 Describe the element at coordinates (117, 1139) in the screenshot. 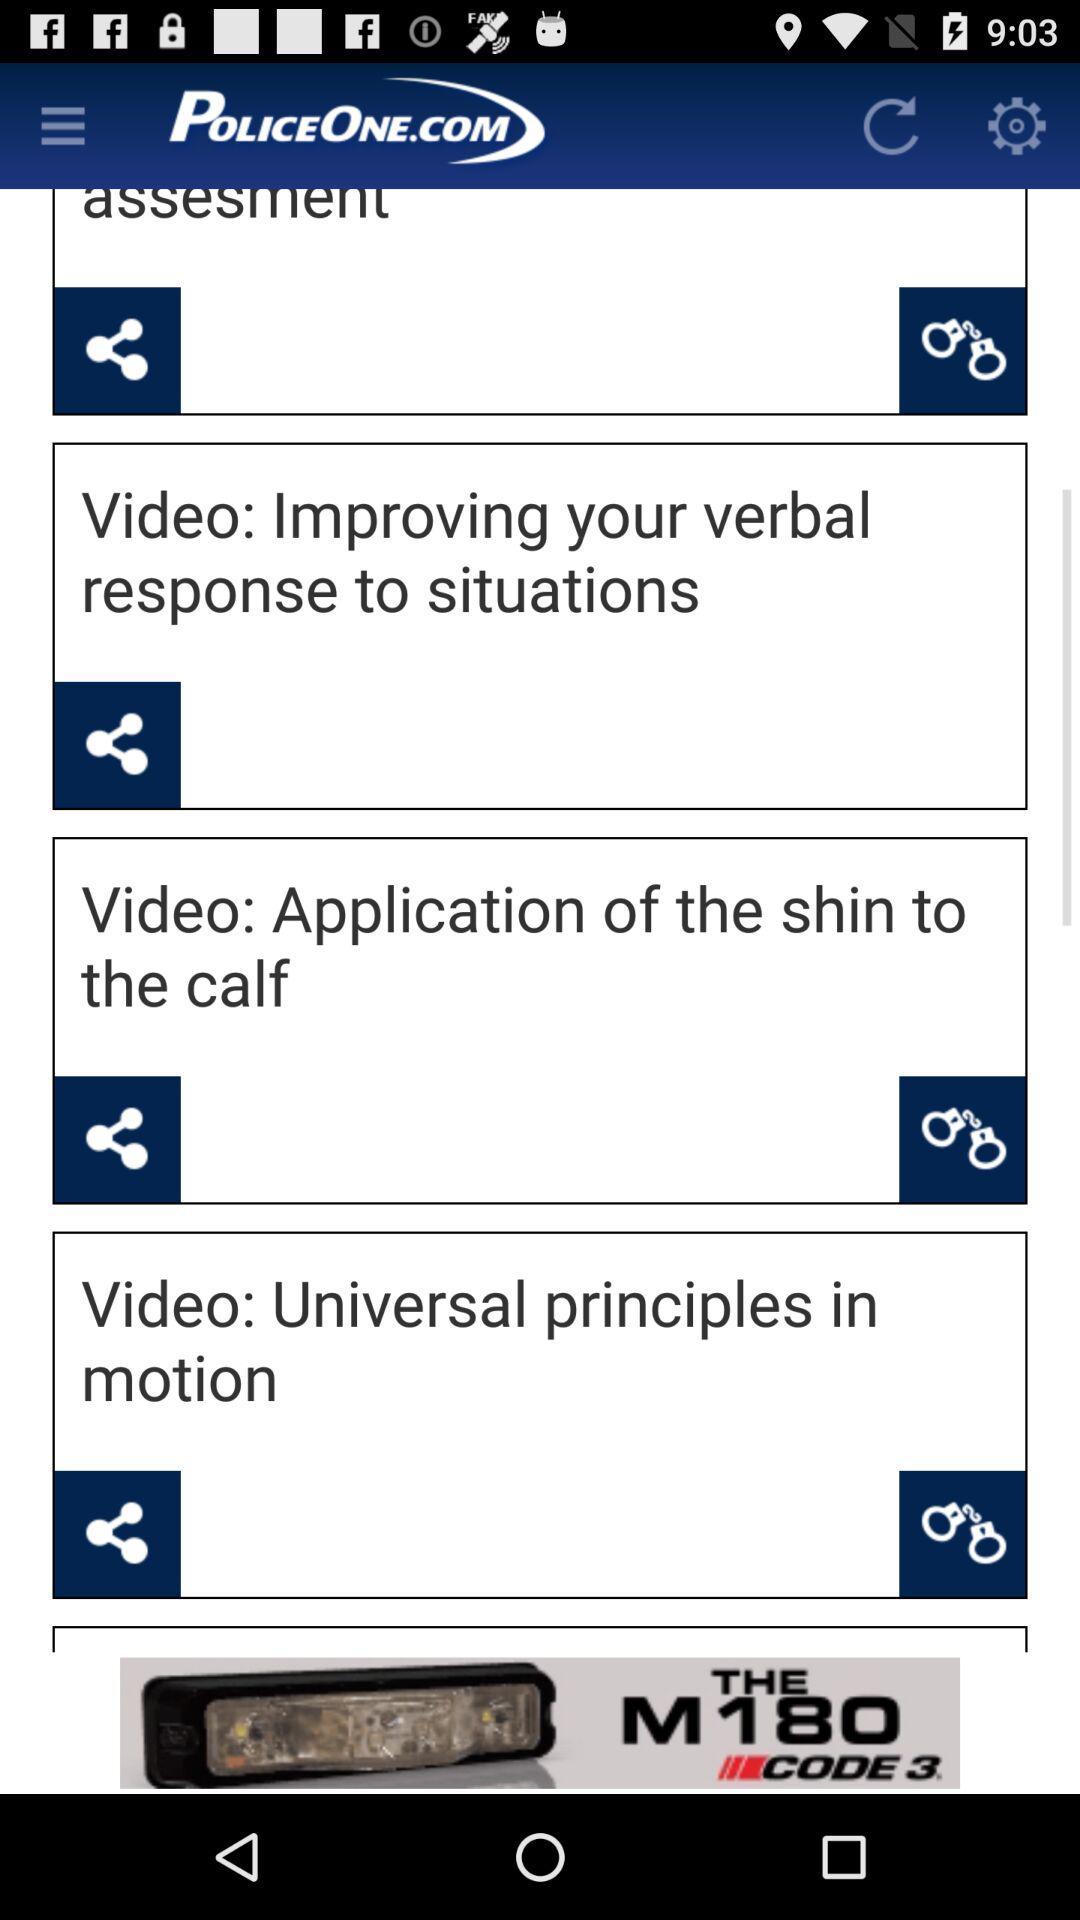

I see `share the video on social media` at that location.